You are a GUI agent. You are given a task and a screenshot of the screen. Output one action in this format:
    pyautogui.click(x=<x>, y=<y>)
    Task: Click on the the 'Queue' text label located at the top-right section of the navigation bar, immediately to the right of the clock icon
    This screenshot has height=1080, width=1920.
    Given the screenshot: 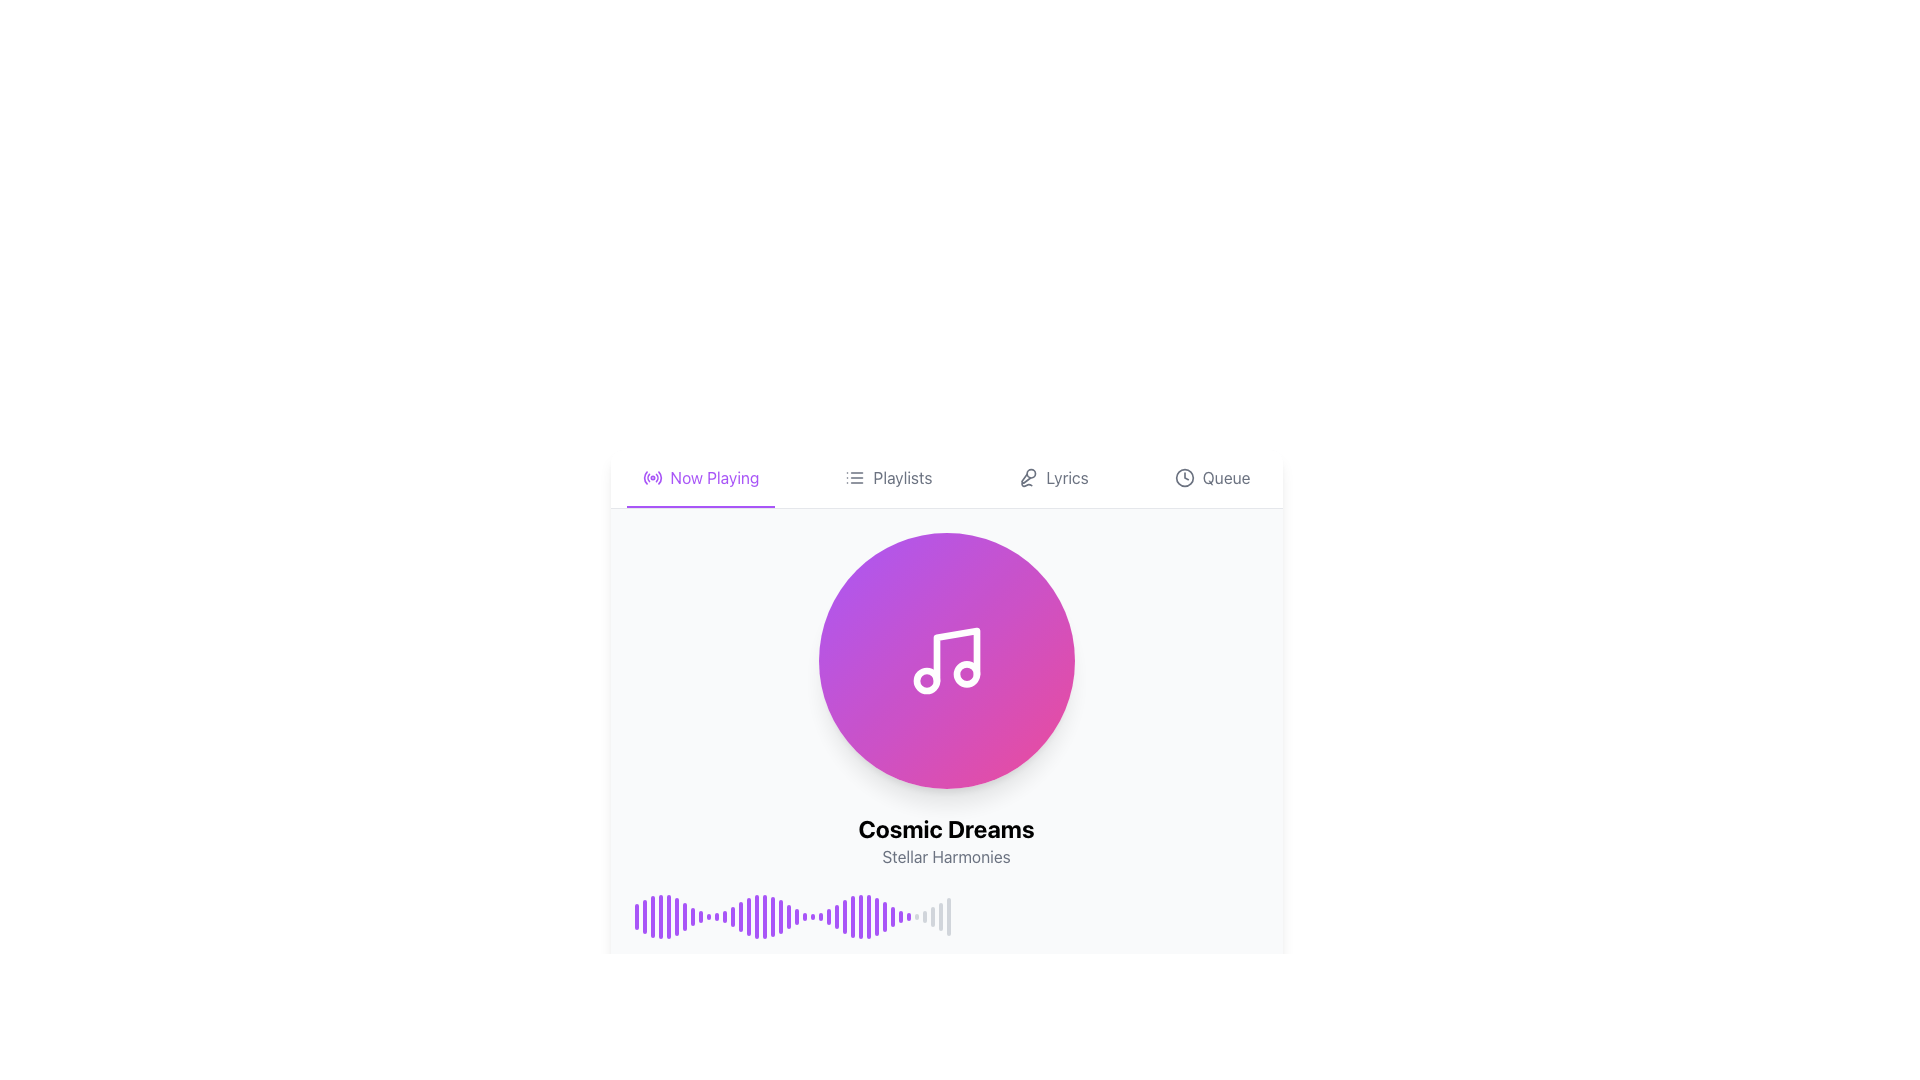 What is the action you would take?
    pyautogui.click(x=1225, y=478)
    